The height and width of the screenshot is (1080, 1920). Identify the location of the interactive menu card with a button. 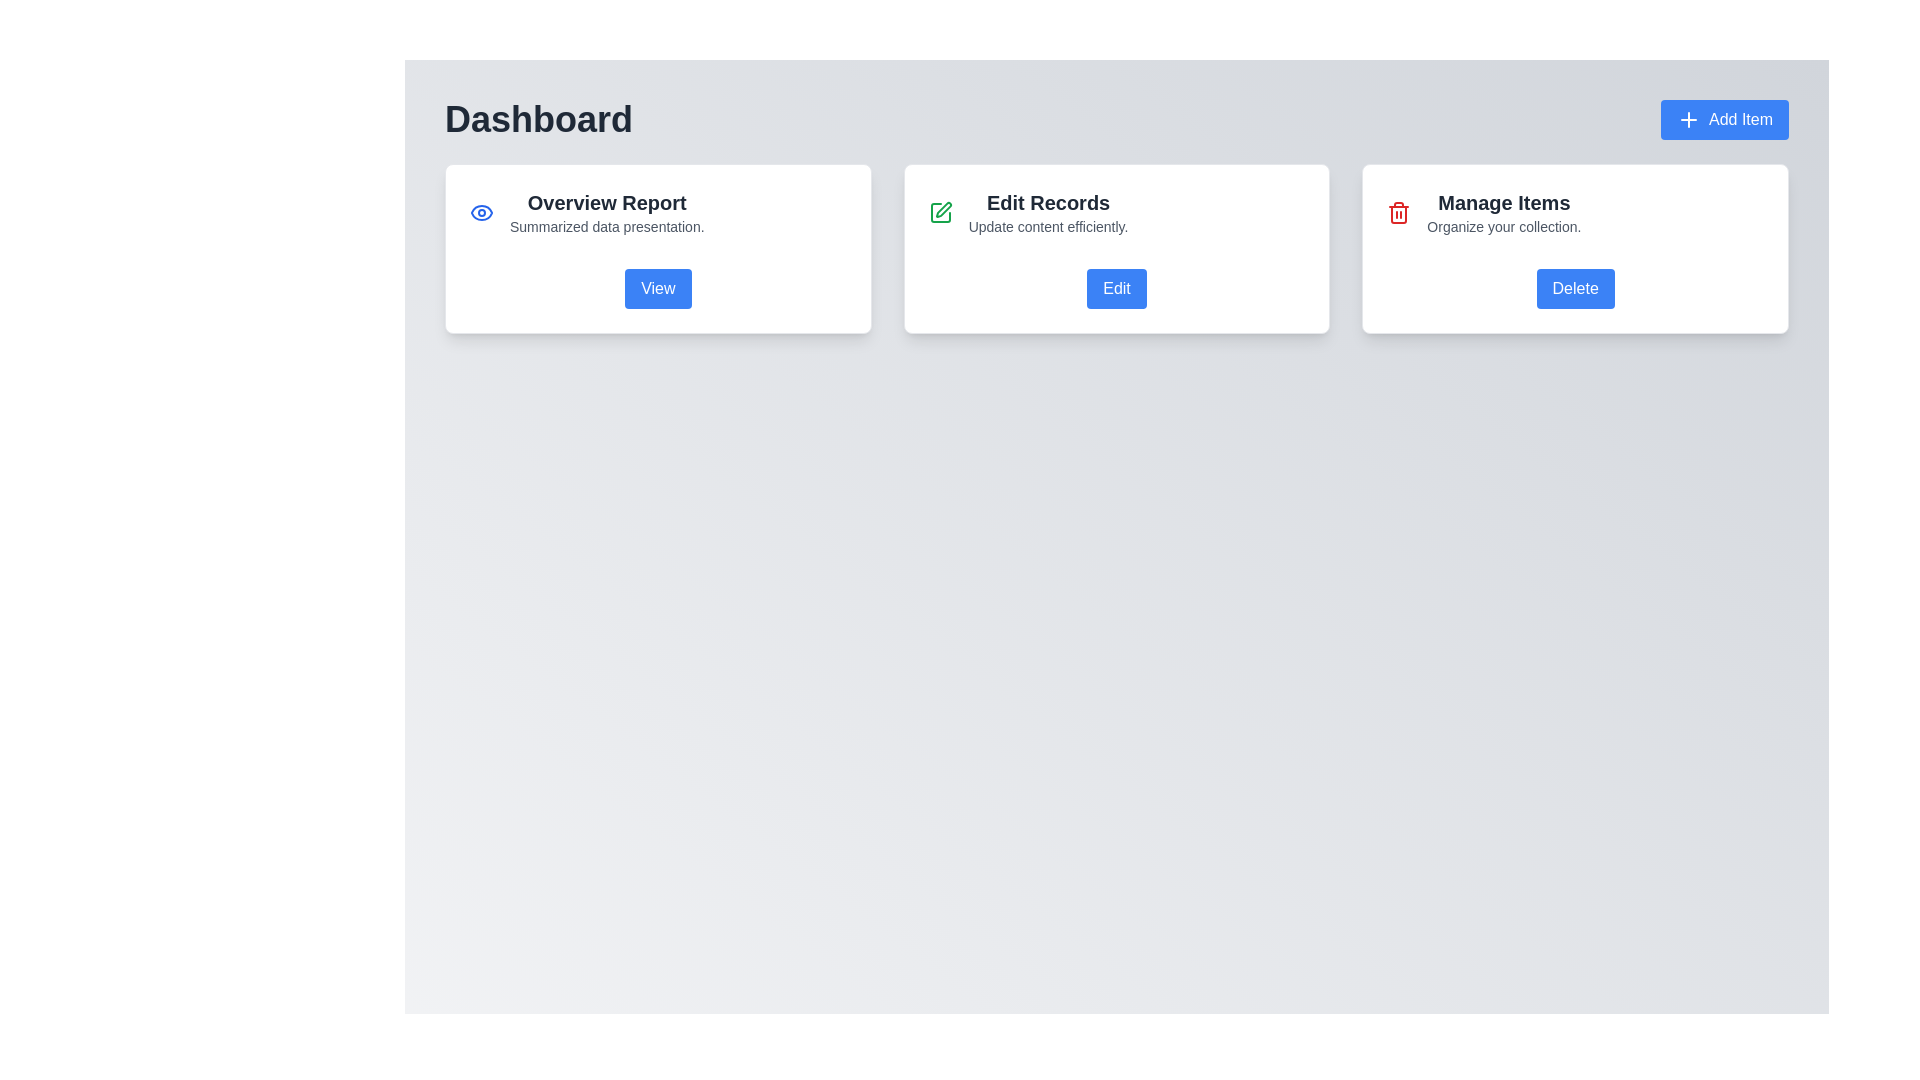
(1116, 248).